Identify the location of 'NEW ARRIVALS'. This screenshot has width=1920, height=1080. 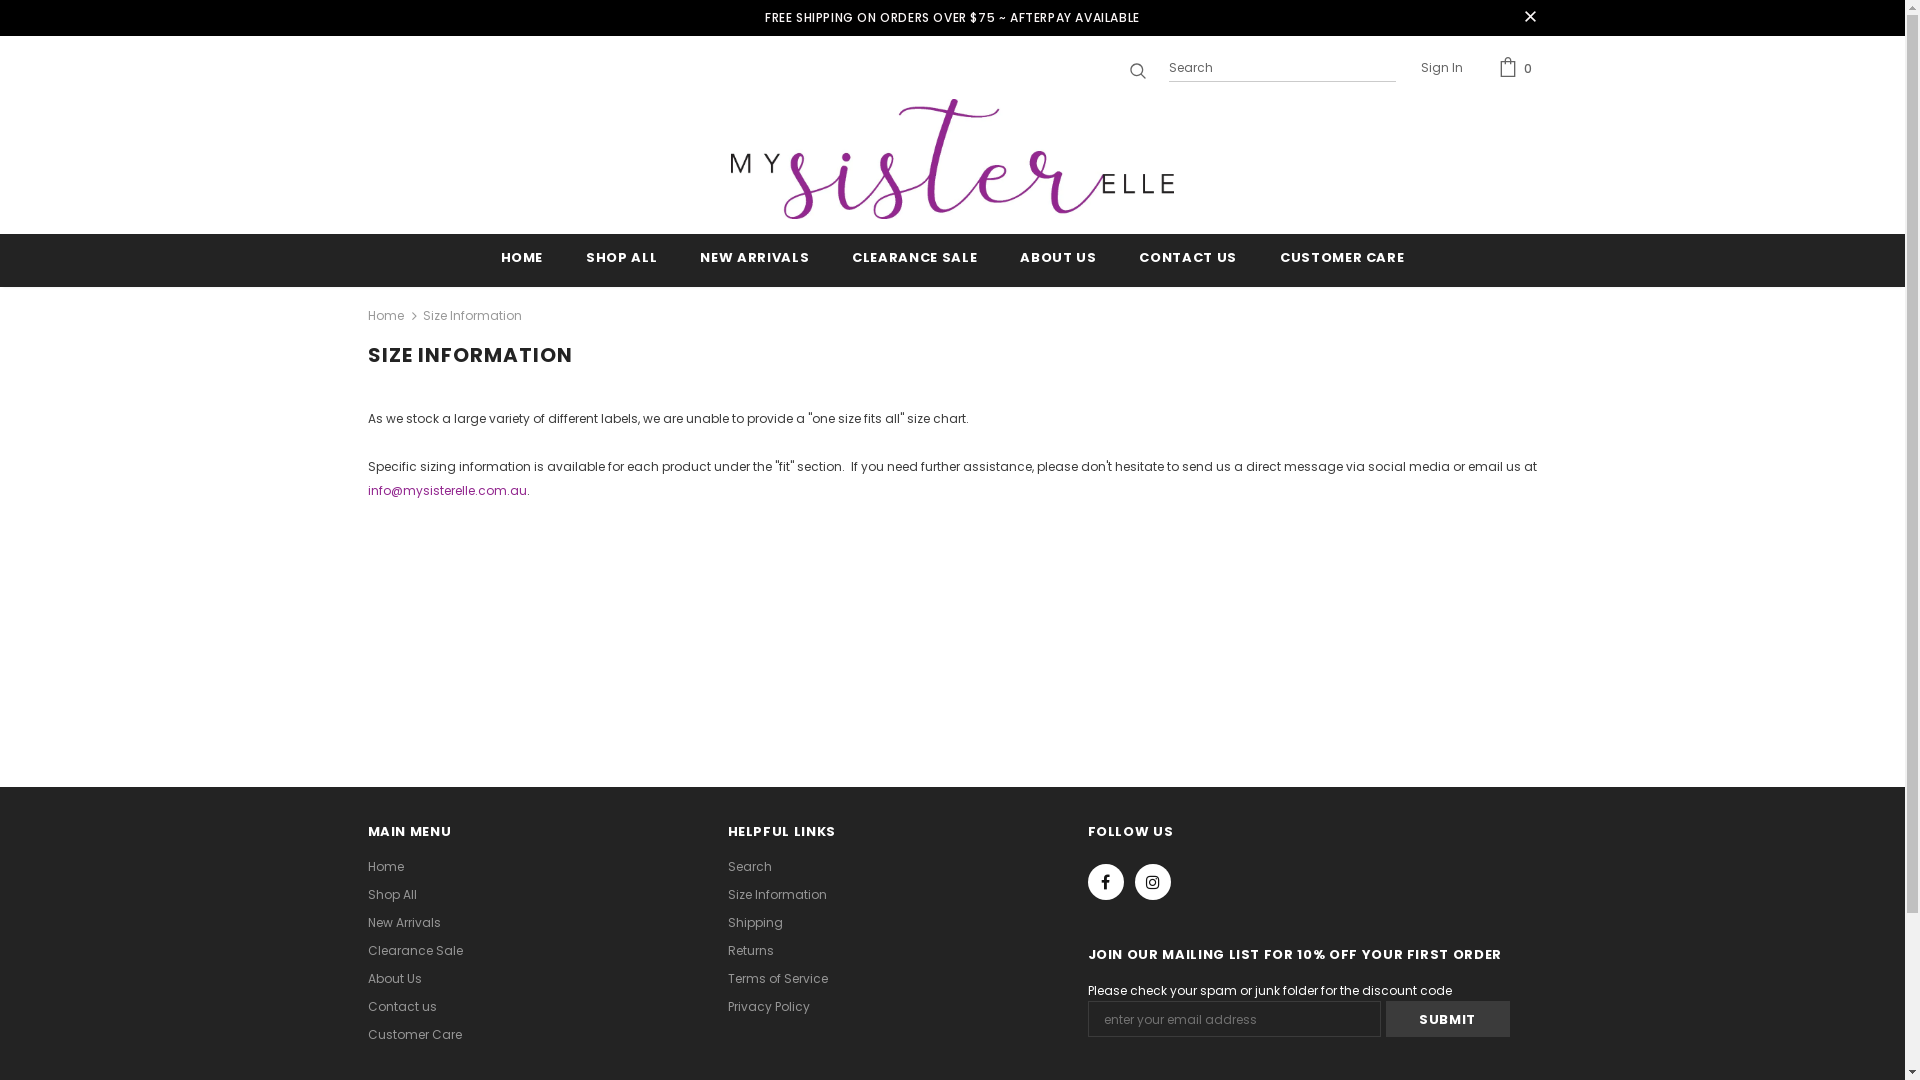
(753, 259).